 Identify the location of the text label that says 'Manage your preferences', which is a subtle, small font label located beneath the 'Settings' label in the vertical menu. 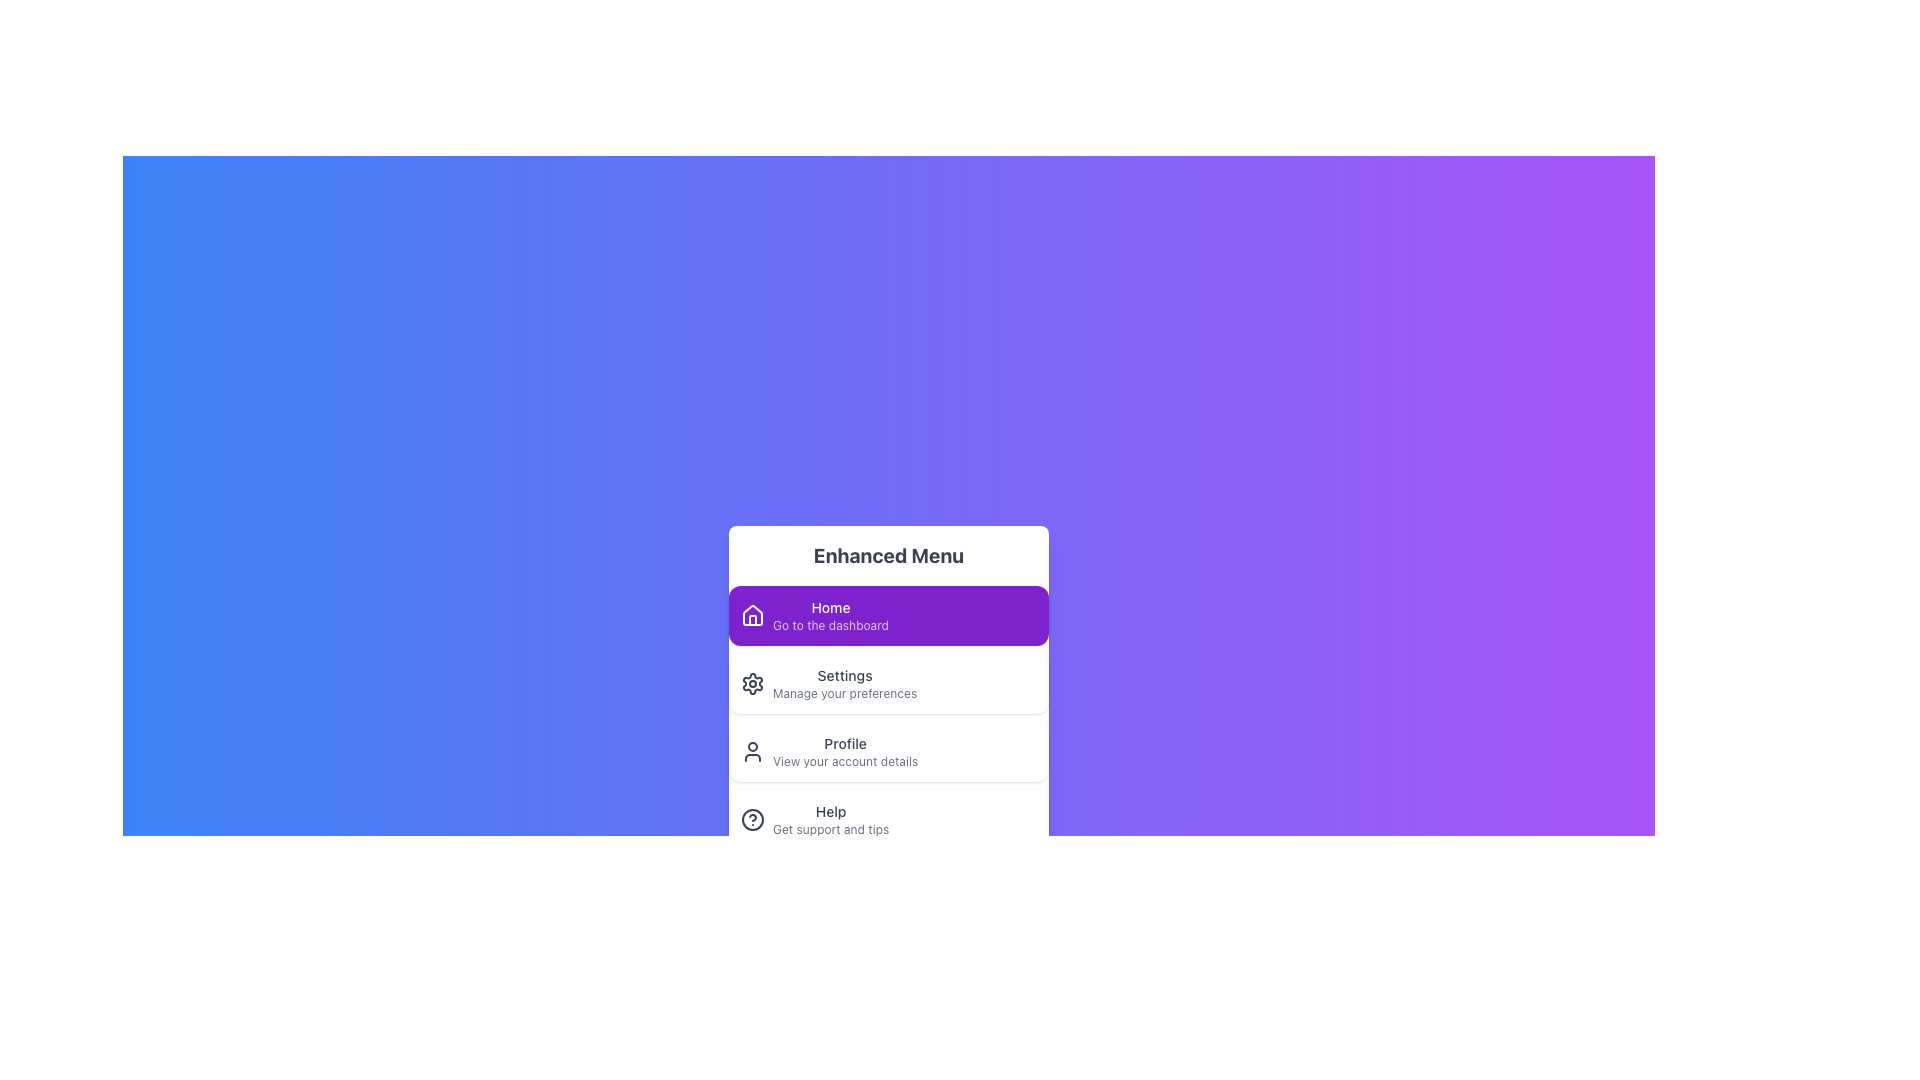
(845, 693).